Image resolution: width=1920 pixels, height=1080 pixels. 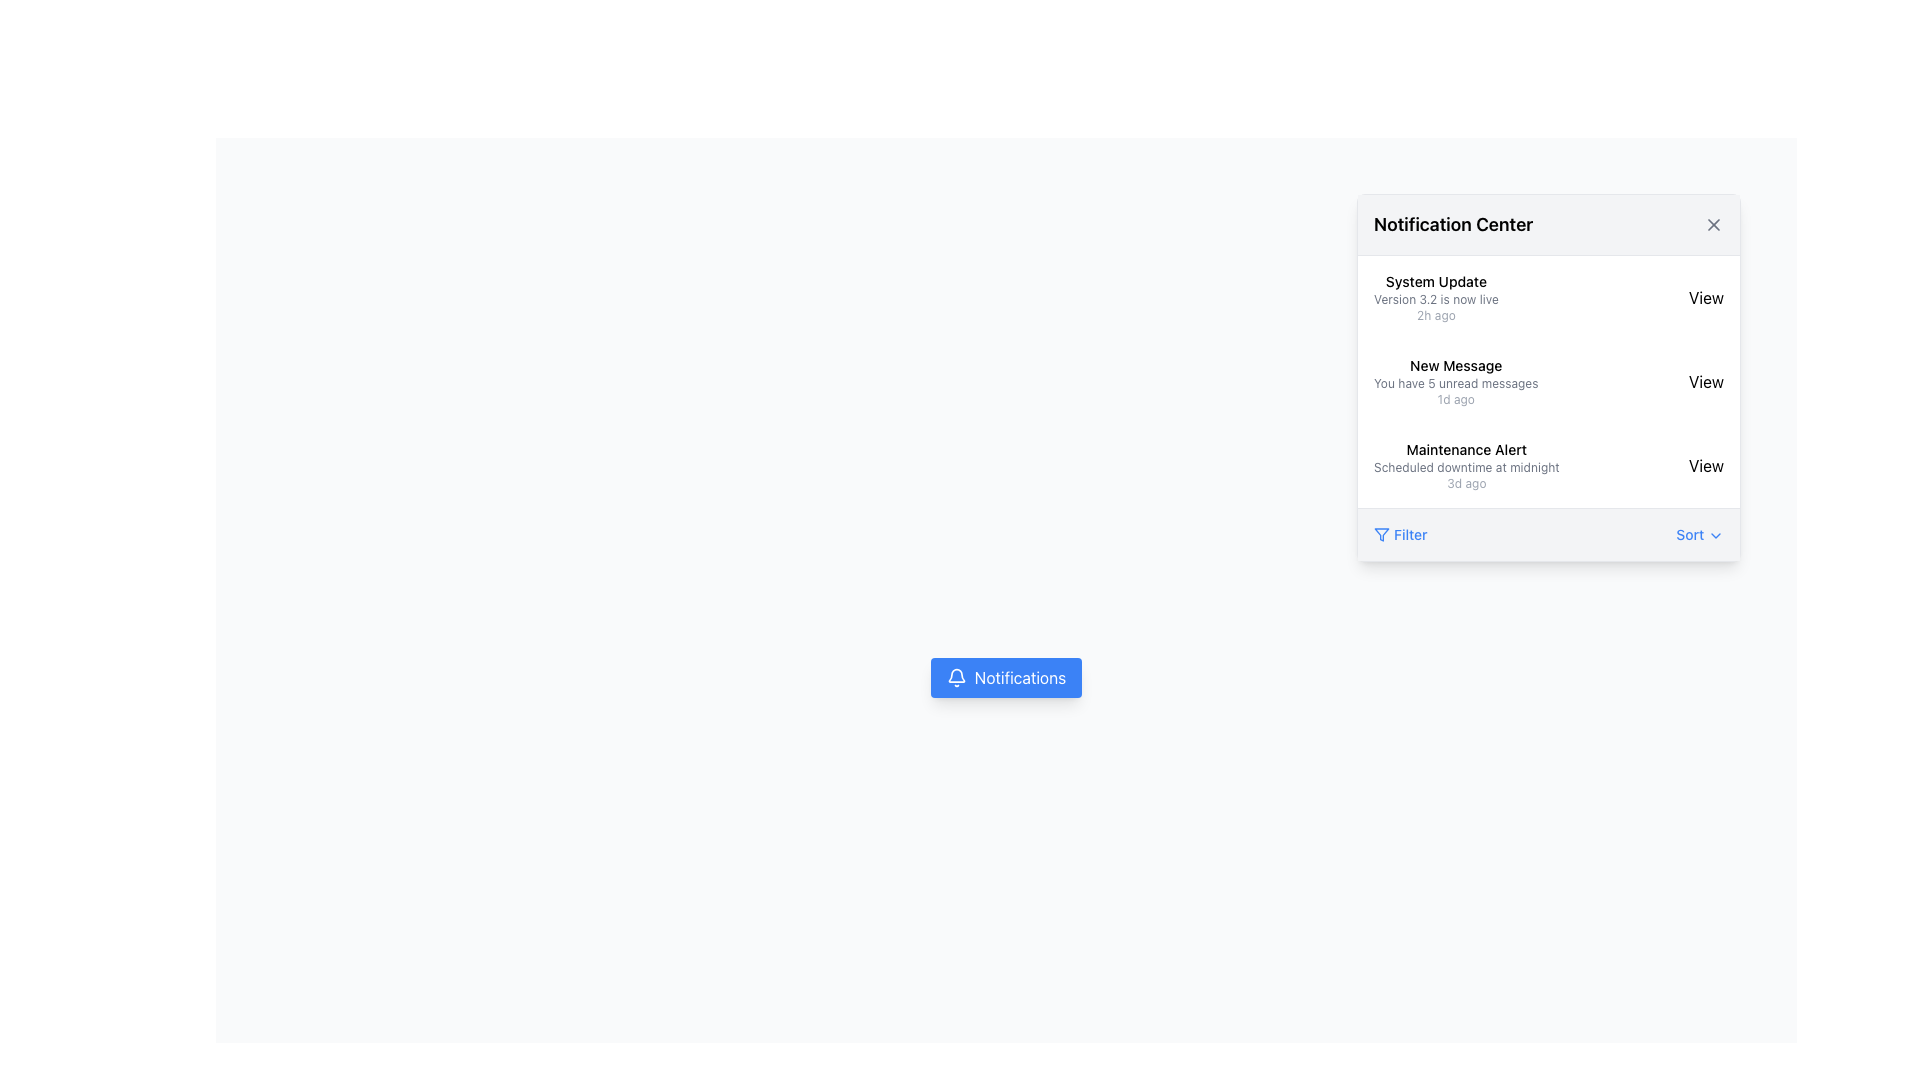 I want to click on the diagonal line of the 'X' icon within the SVG graphic located in the top-right corner of the notification panel, so click(x=1712, y=224).